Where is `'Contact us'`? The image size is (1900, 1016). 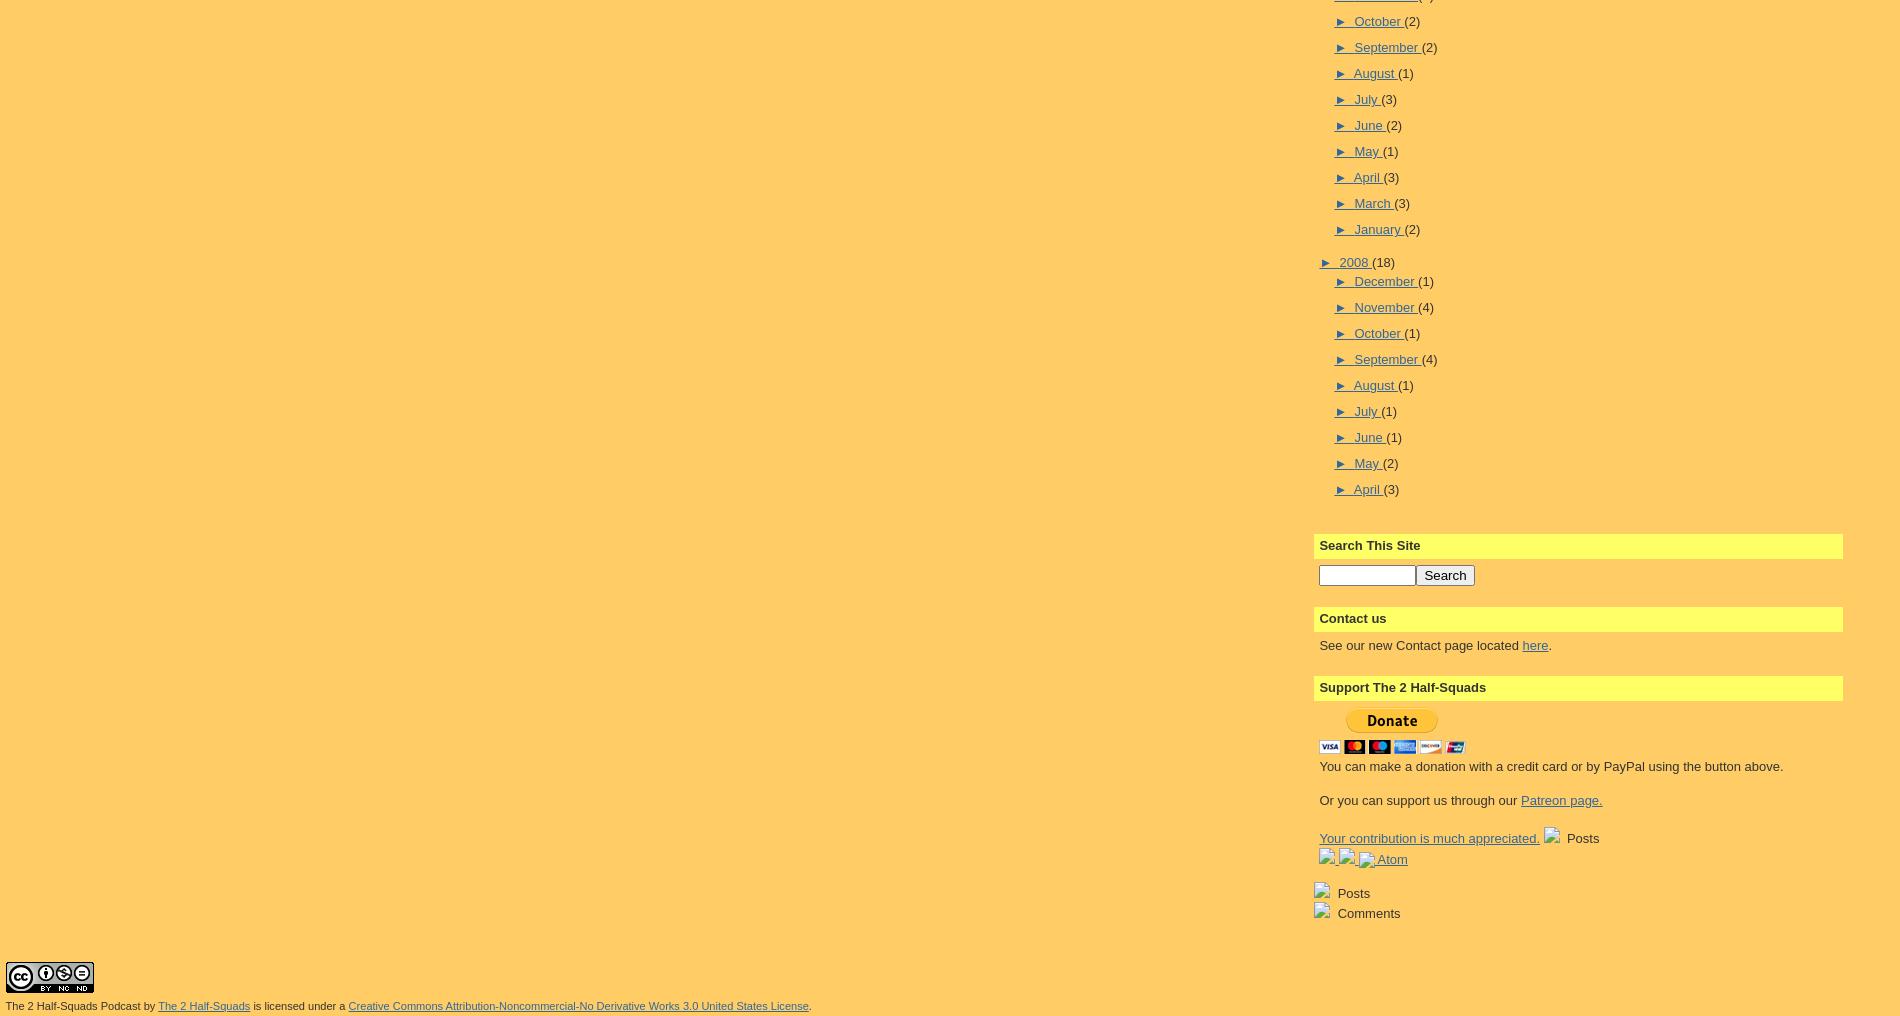
'Contact us' is located at coordinates (1351, 617).